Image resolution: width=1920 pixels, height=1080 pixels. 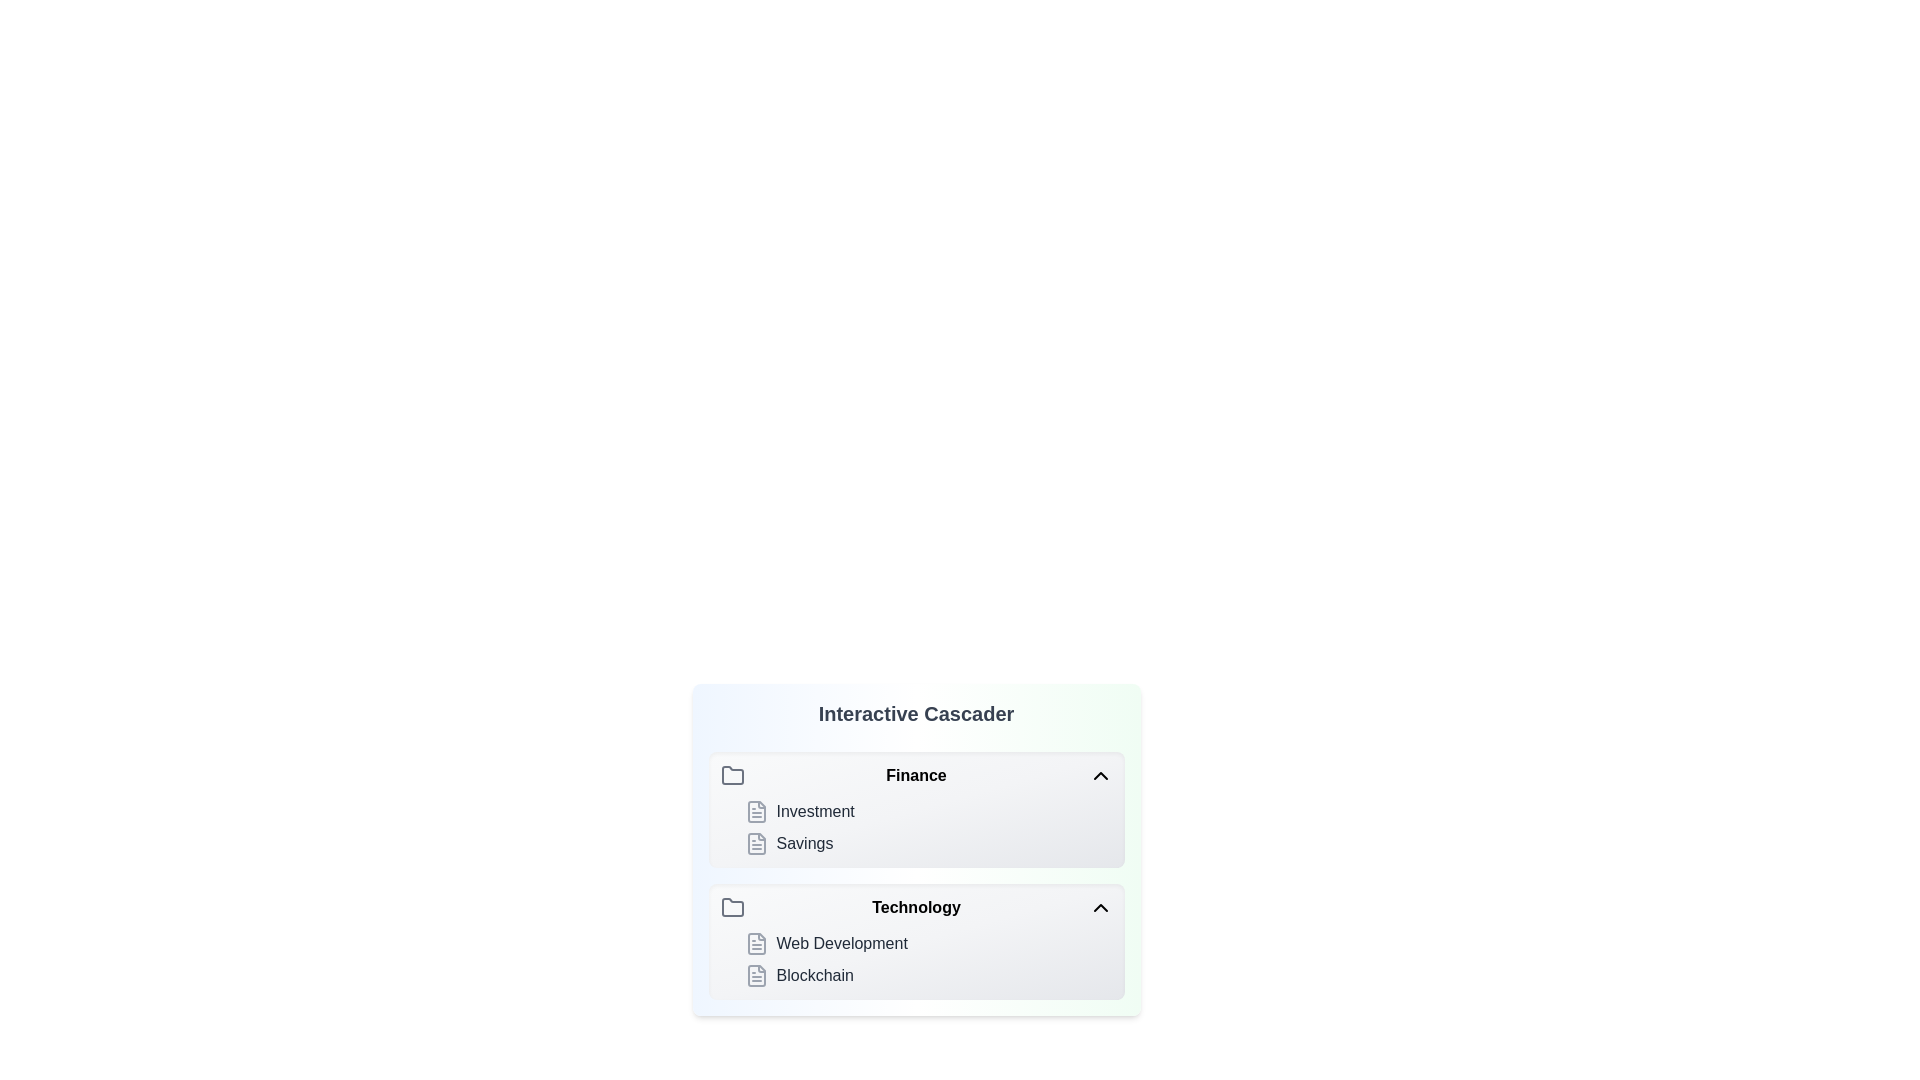 What do you see at coordinates (1099, 774) in the screenshot?
I see `the chevron icon that collapses the sub-items under the 'Finance' label, positioned on the far-right side of the list item` at bounding box center [1099, 774].